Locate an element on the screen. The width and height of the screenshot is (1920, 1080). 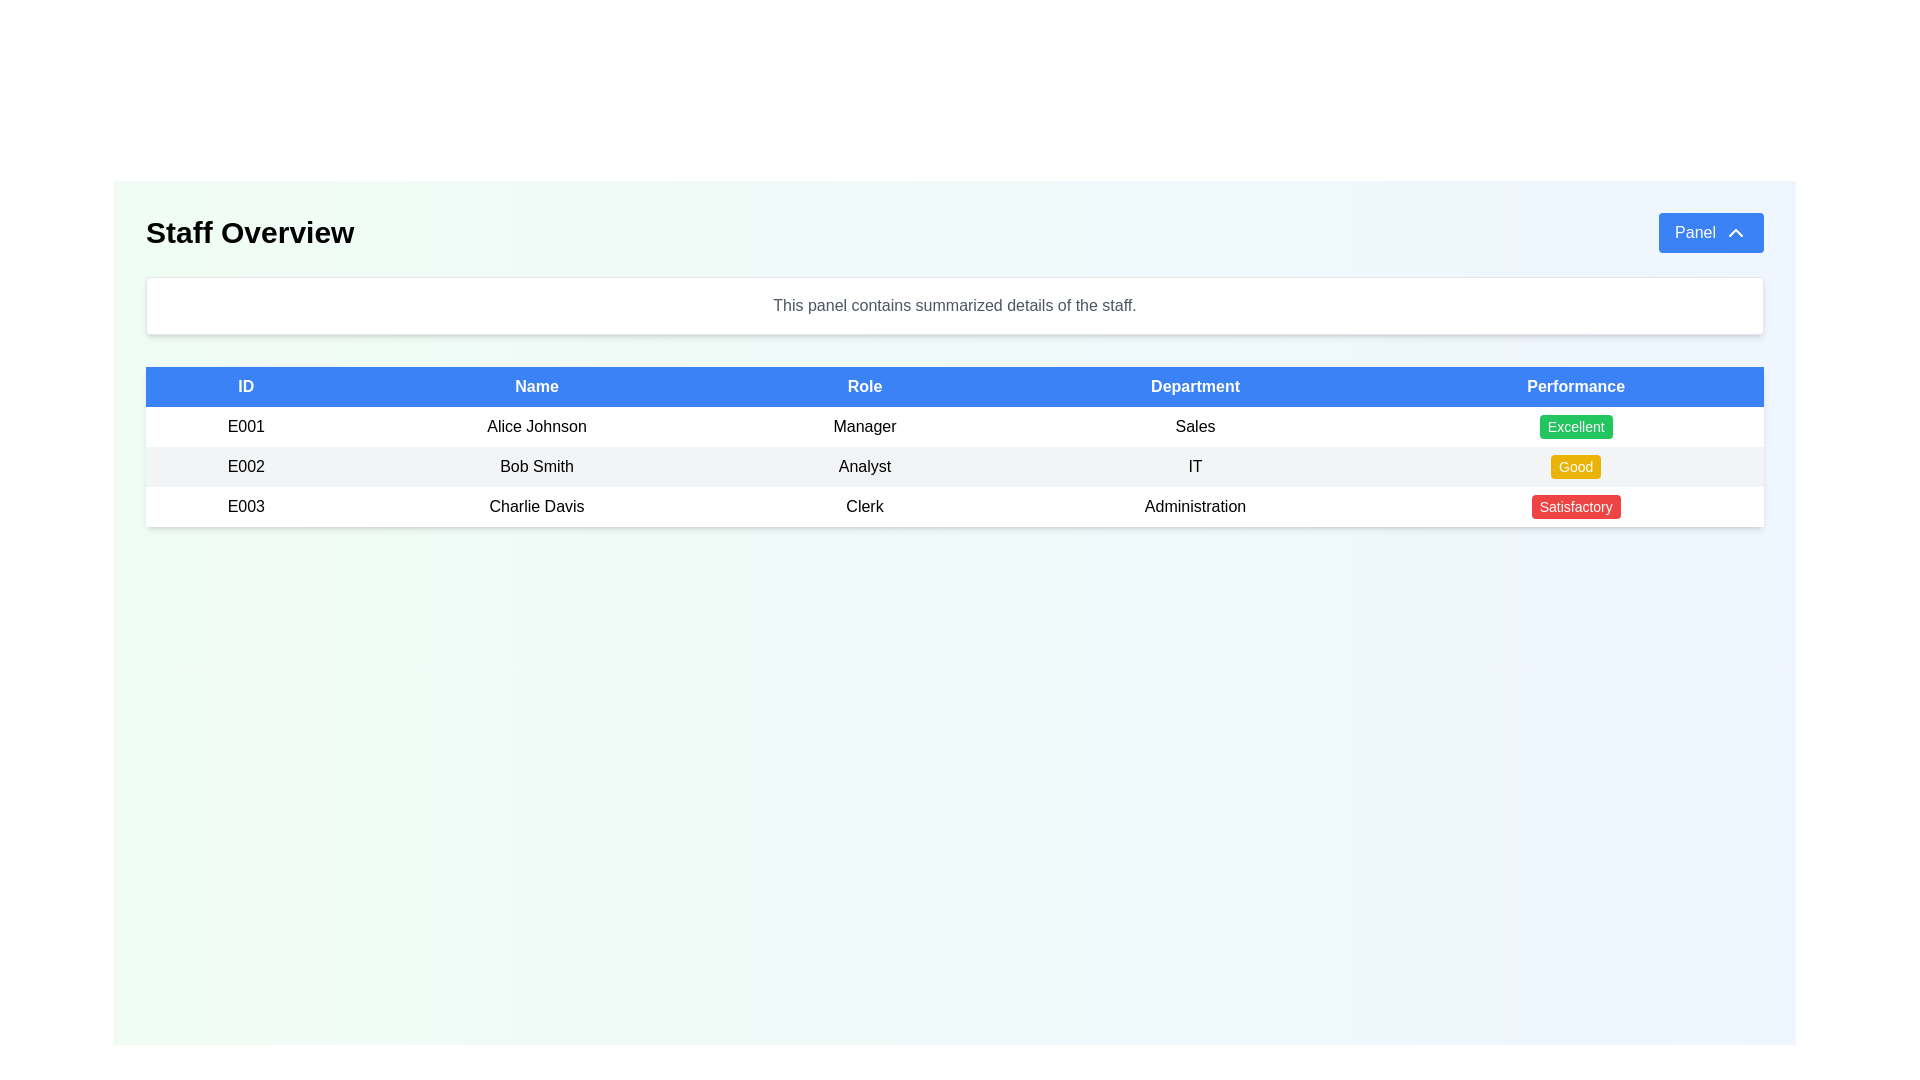
the table cell containing the text 'IT' in bold styling, located in the 'Department' column for employee 'Bob Smith' in row 'E002' is located at coordinates (1195, 466).